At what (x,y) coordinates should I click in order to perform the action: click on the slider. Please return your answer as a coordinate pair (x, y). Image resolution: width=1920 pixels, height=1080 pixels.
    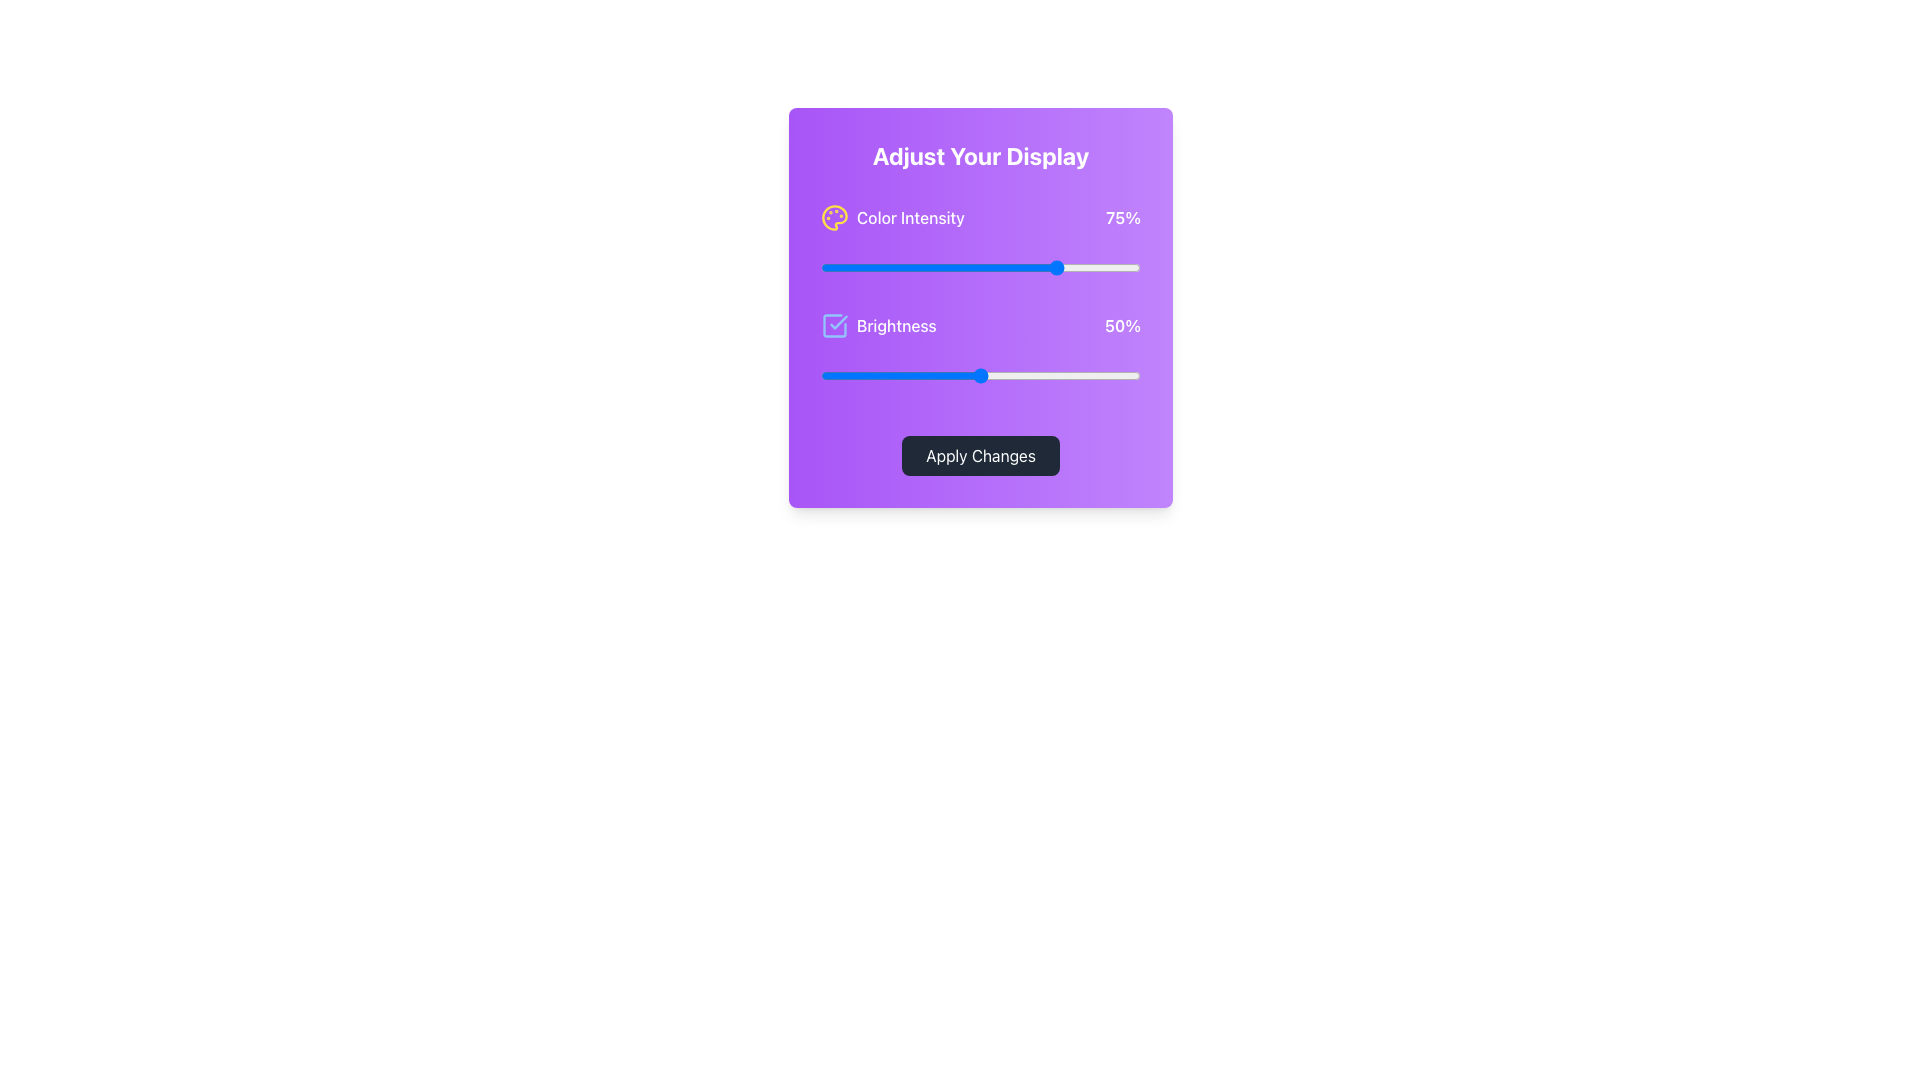
    Looking at the image, I should click on (1131, 266).